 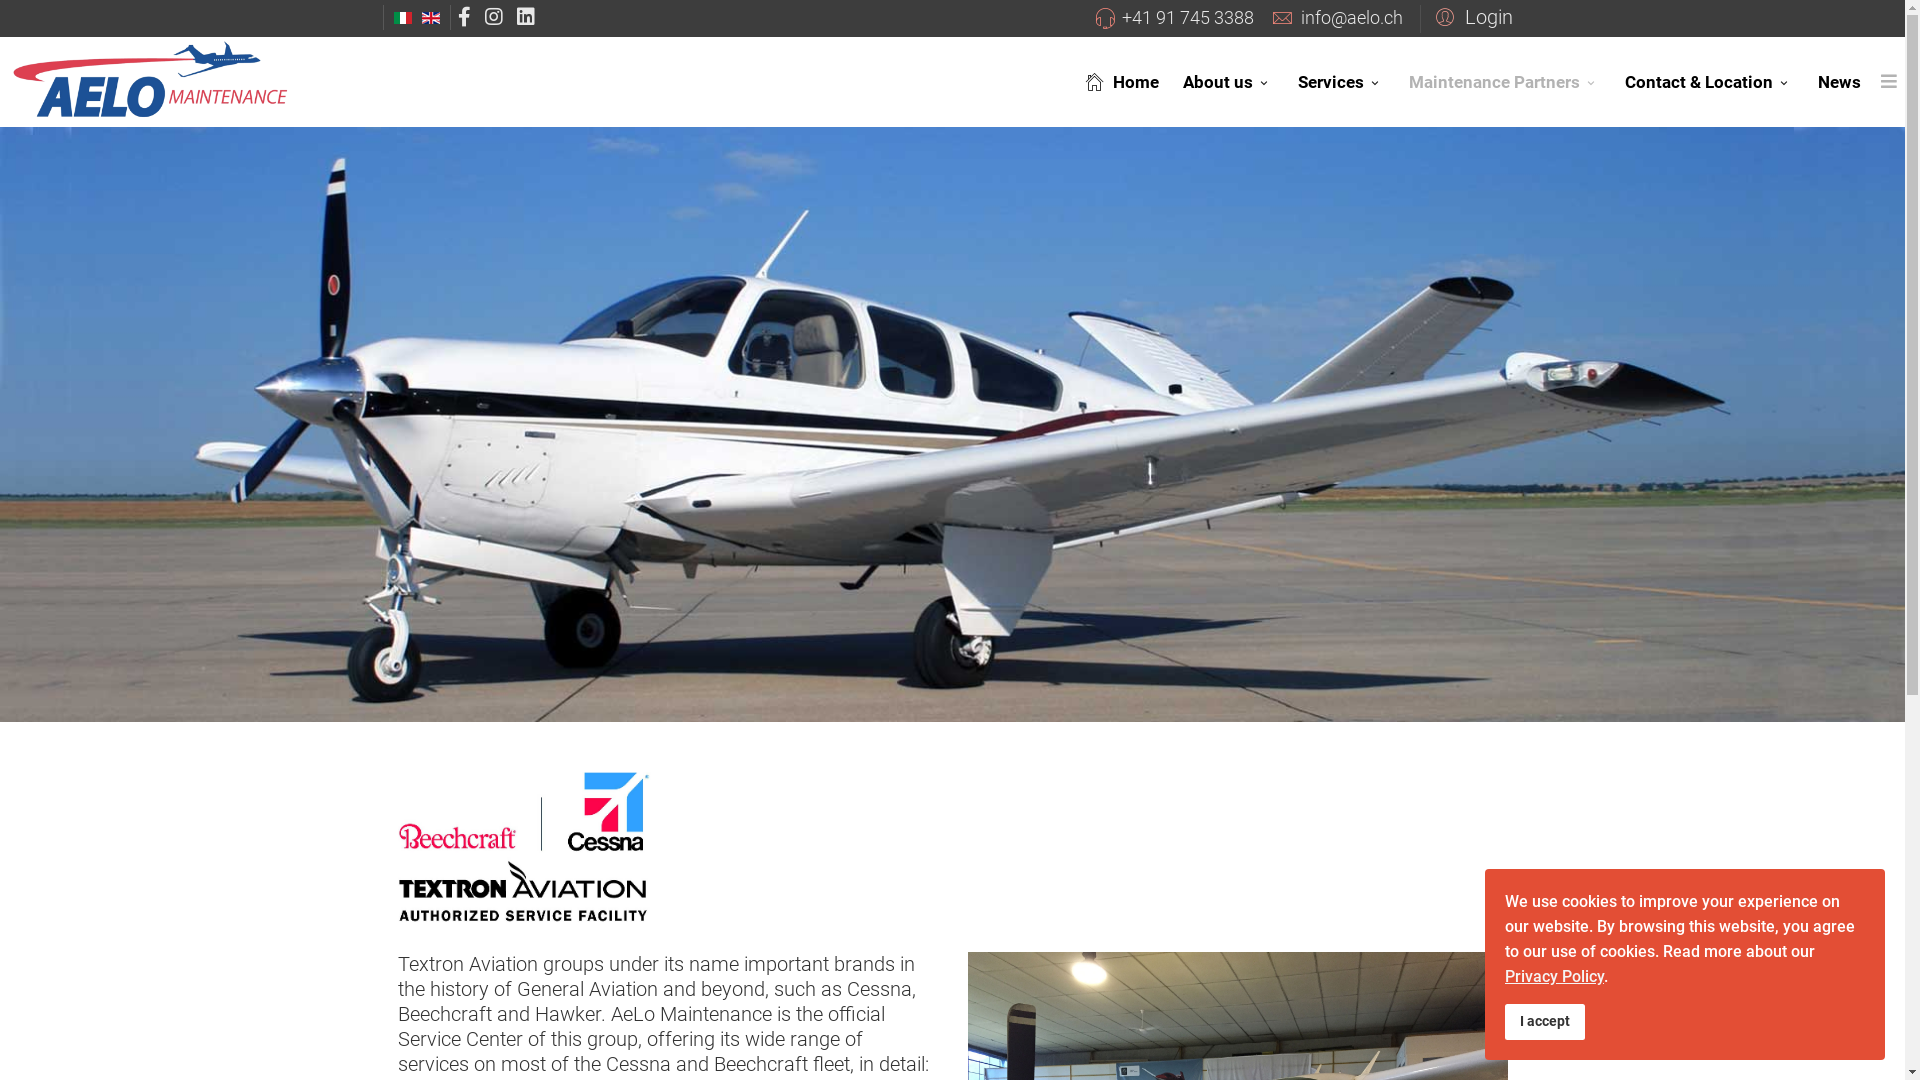 What do you see at coordinates (1227, 80) in the screenshot?
I see `'About us'` at bounding box center [1227, 80].